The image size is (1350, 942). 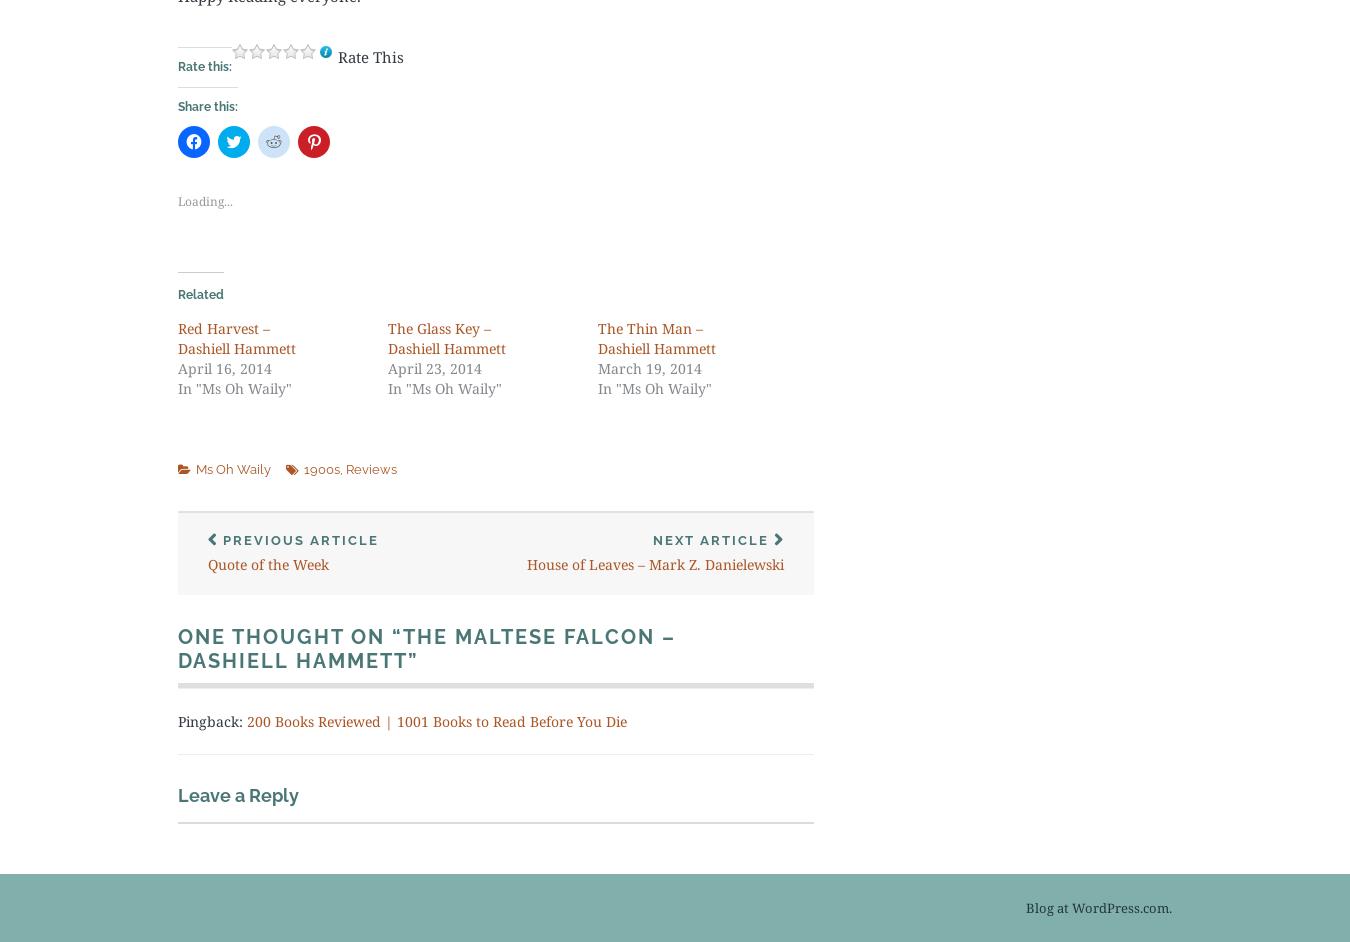 I want to click on 'Blog at WordPress.com.', so click(x=1099, y=905).